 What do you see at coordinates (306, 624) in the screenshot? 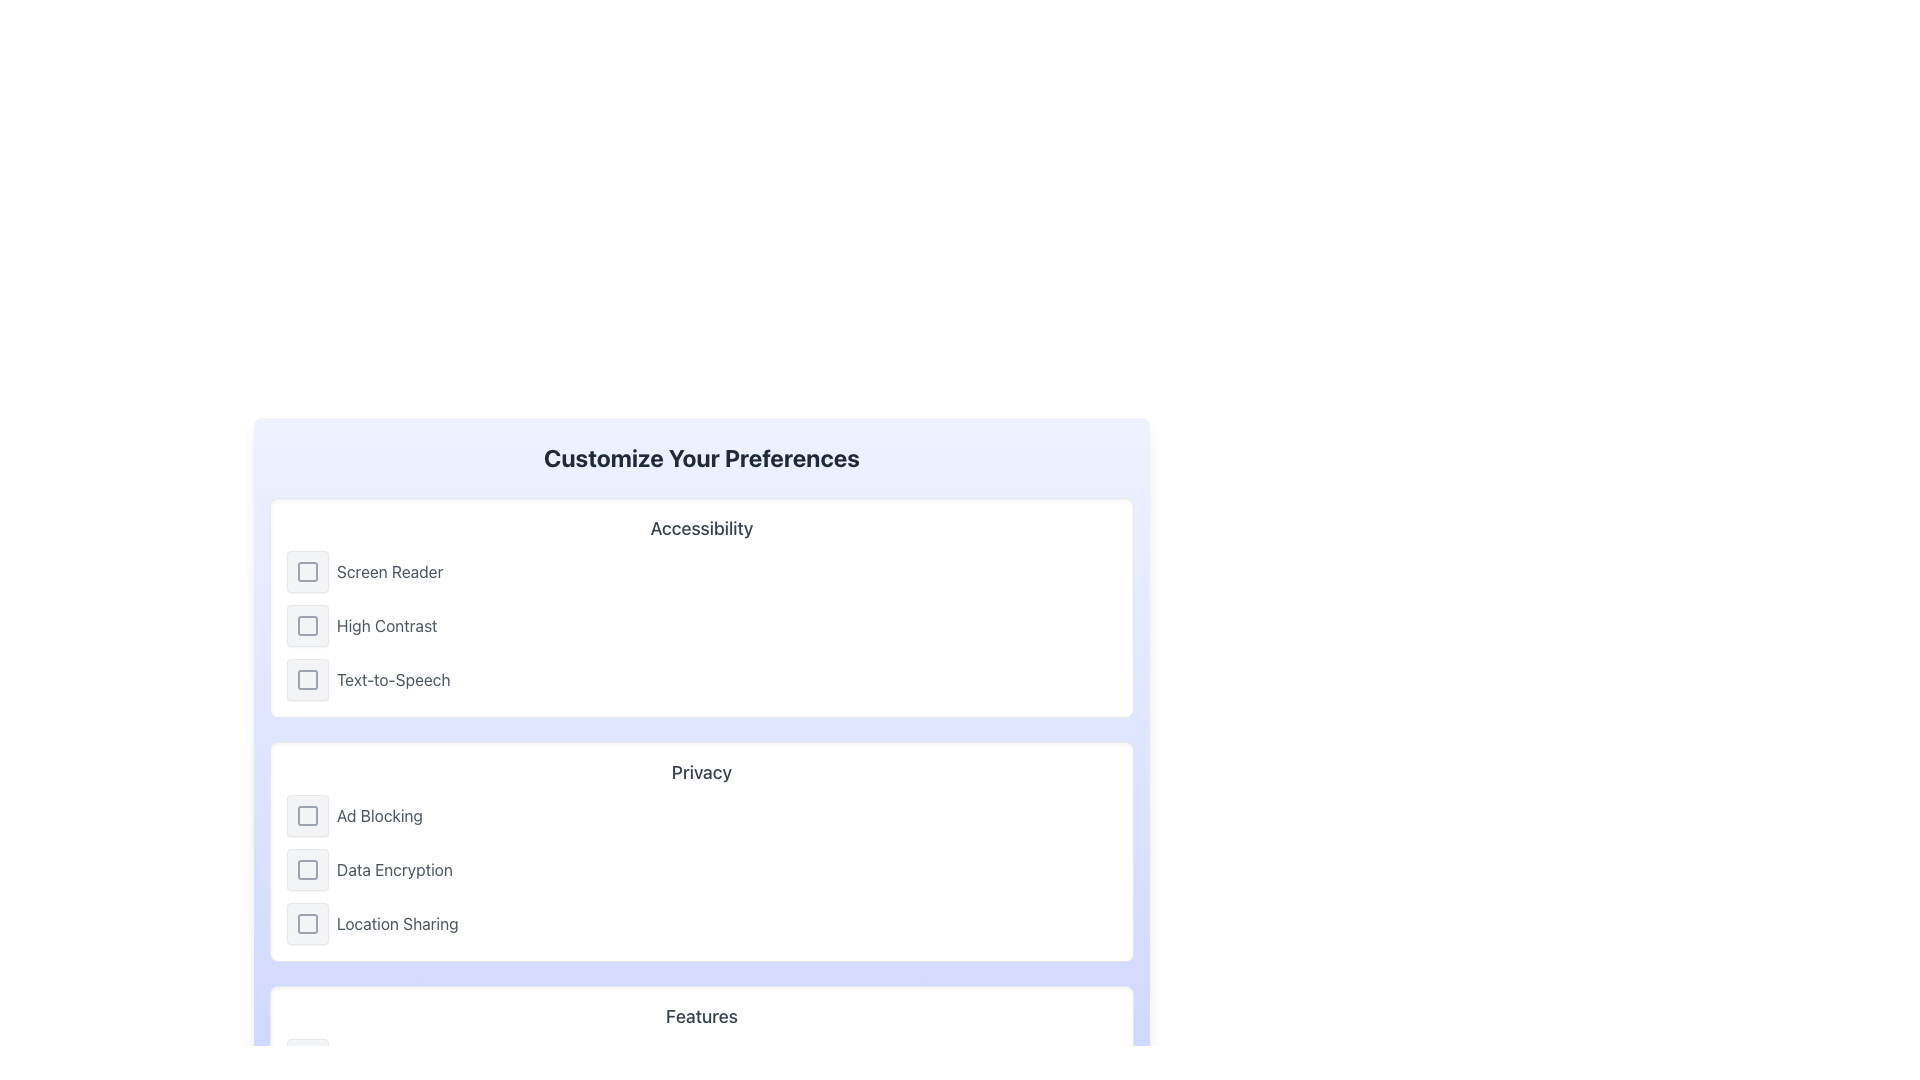
I see `the gray square-shaped checkbox located` at bounding box center [306, 624].